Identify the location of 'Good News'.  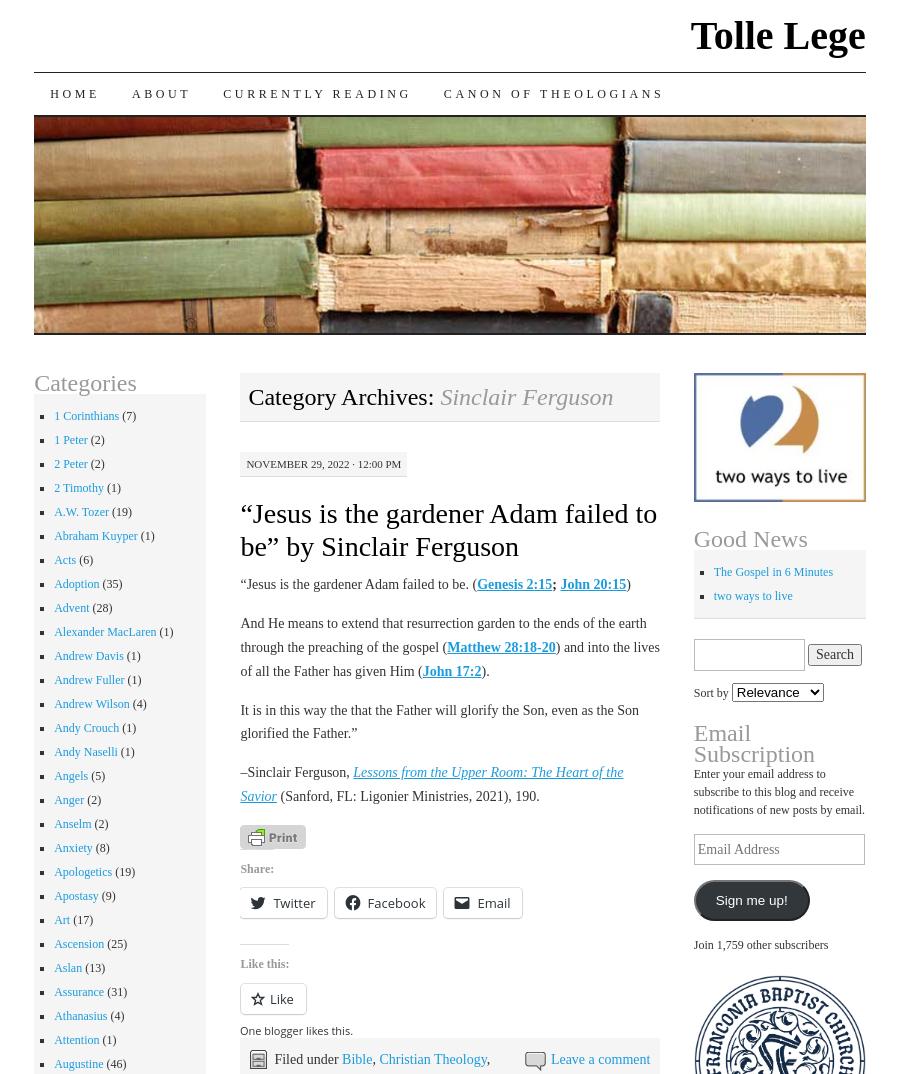
(692, 538).